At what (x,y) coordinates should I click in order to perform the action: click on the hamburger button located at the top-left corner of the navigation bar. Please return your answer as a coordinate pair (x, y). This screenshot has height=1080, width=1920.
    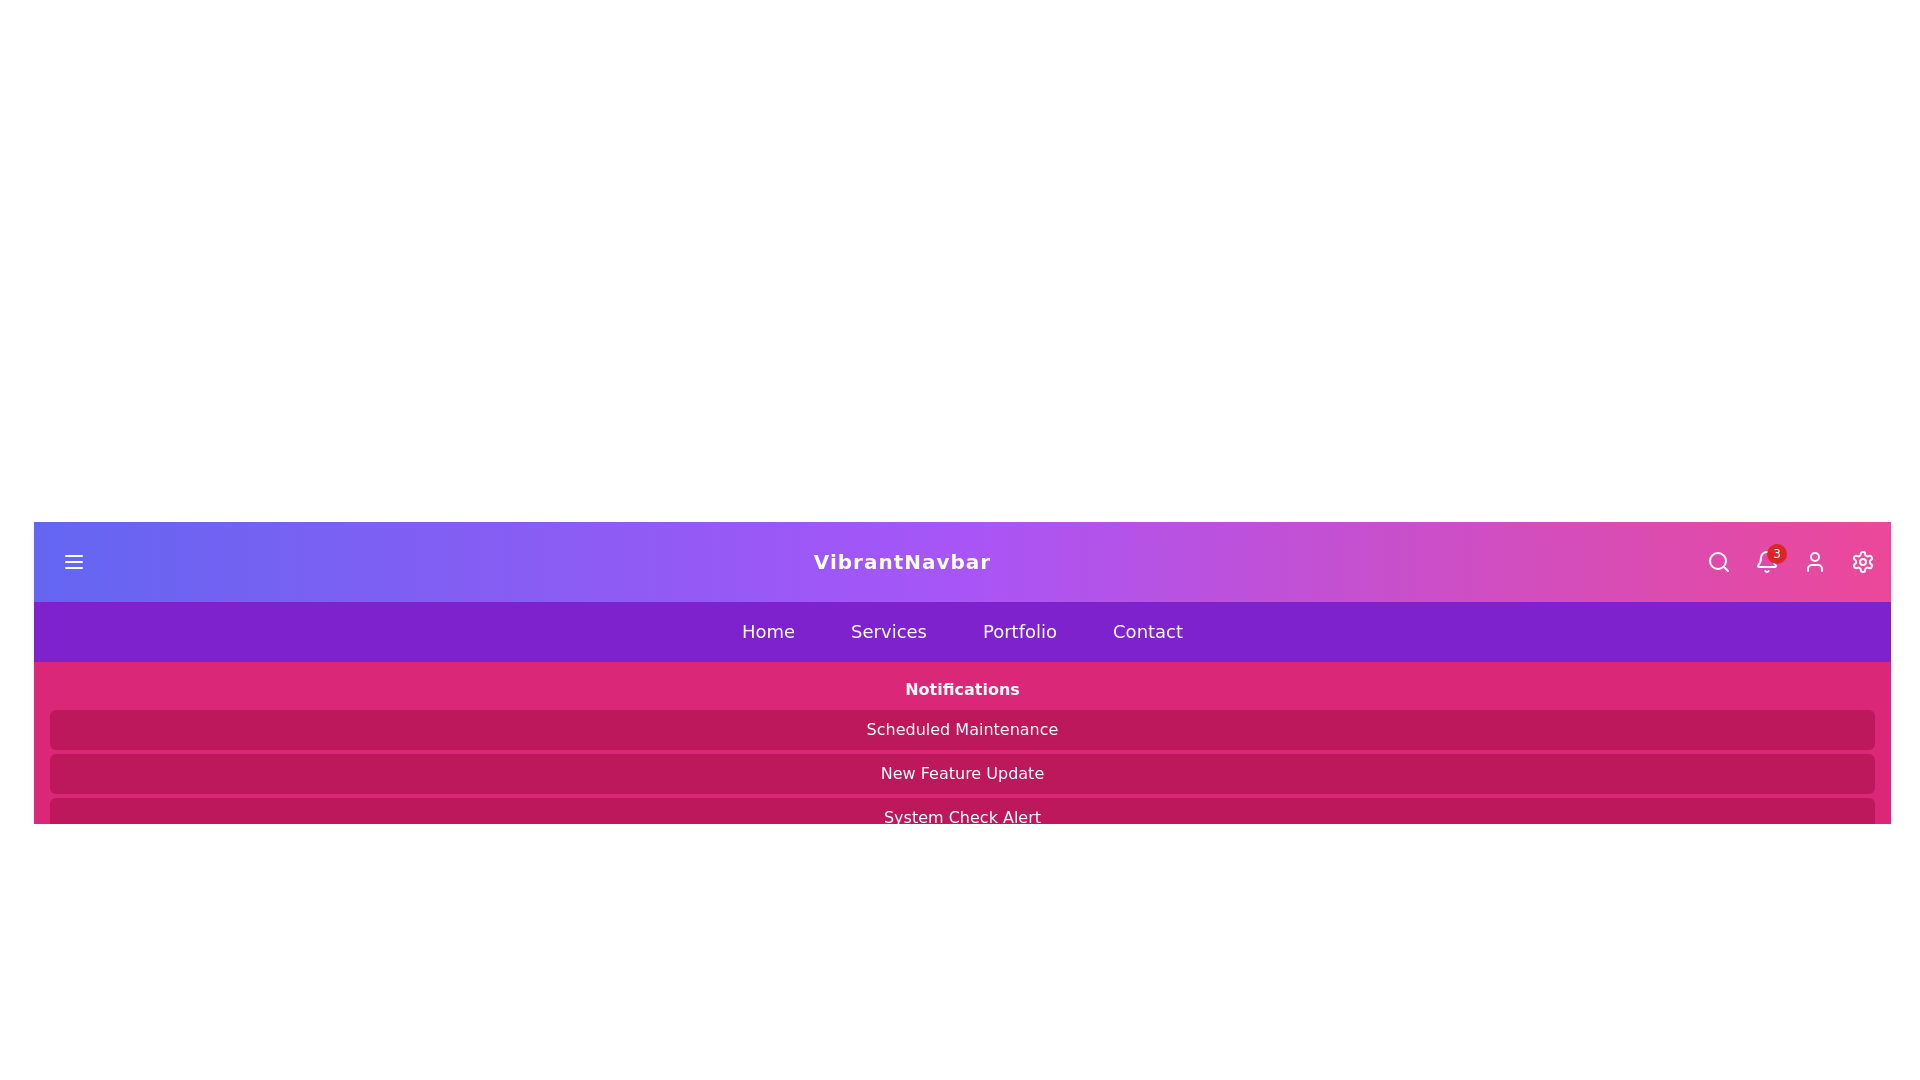
    Looking at the image, I should click on (73, 562).